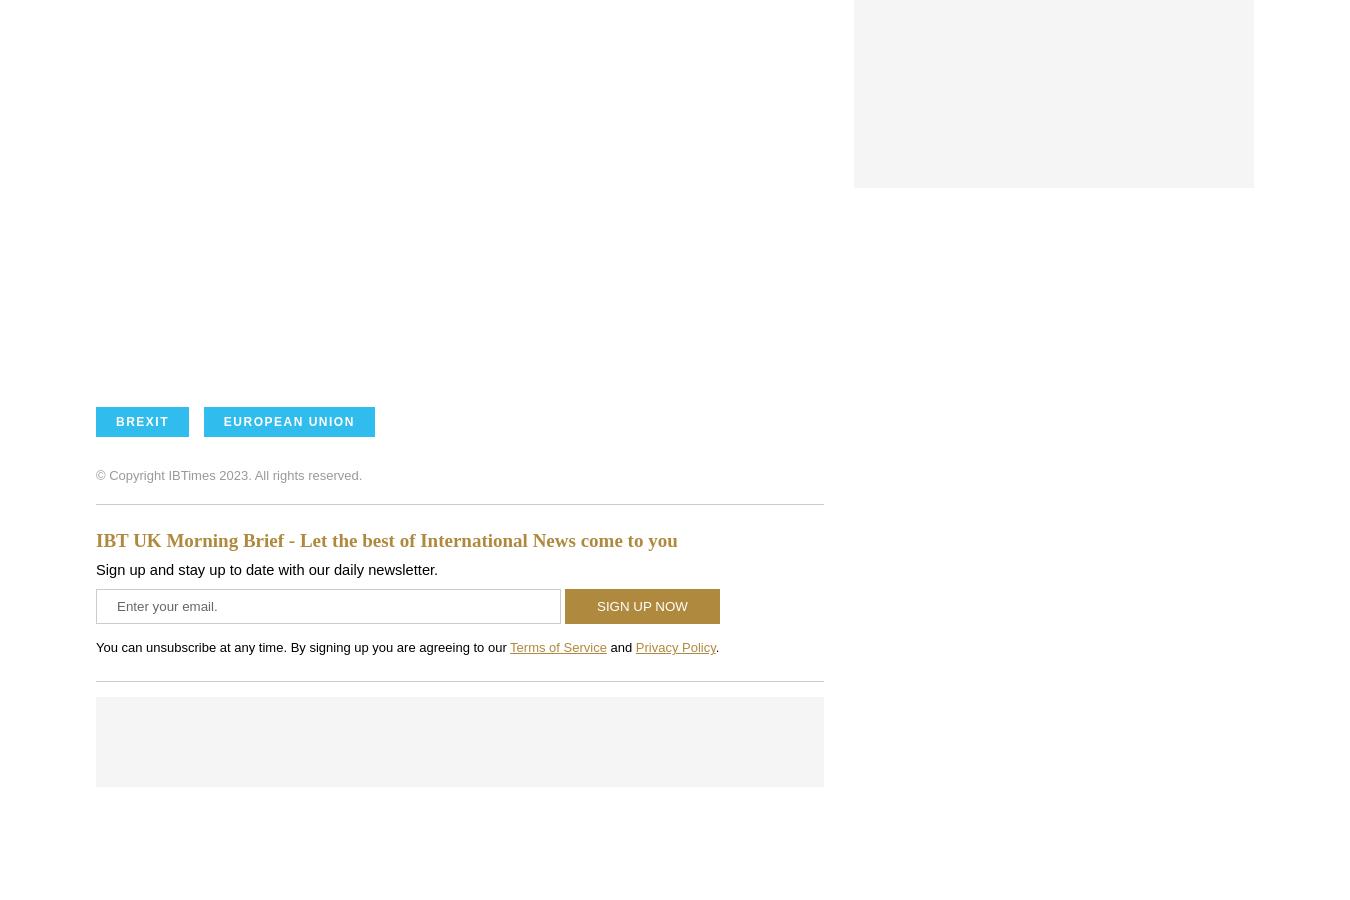  Describe the element at coordinates (94, 473) in the screenshot. I see `'© Copyright IBTimes 2023. All rights reserved.'` at that location.